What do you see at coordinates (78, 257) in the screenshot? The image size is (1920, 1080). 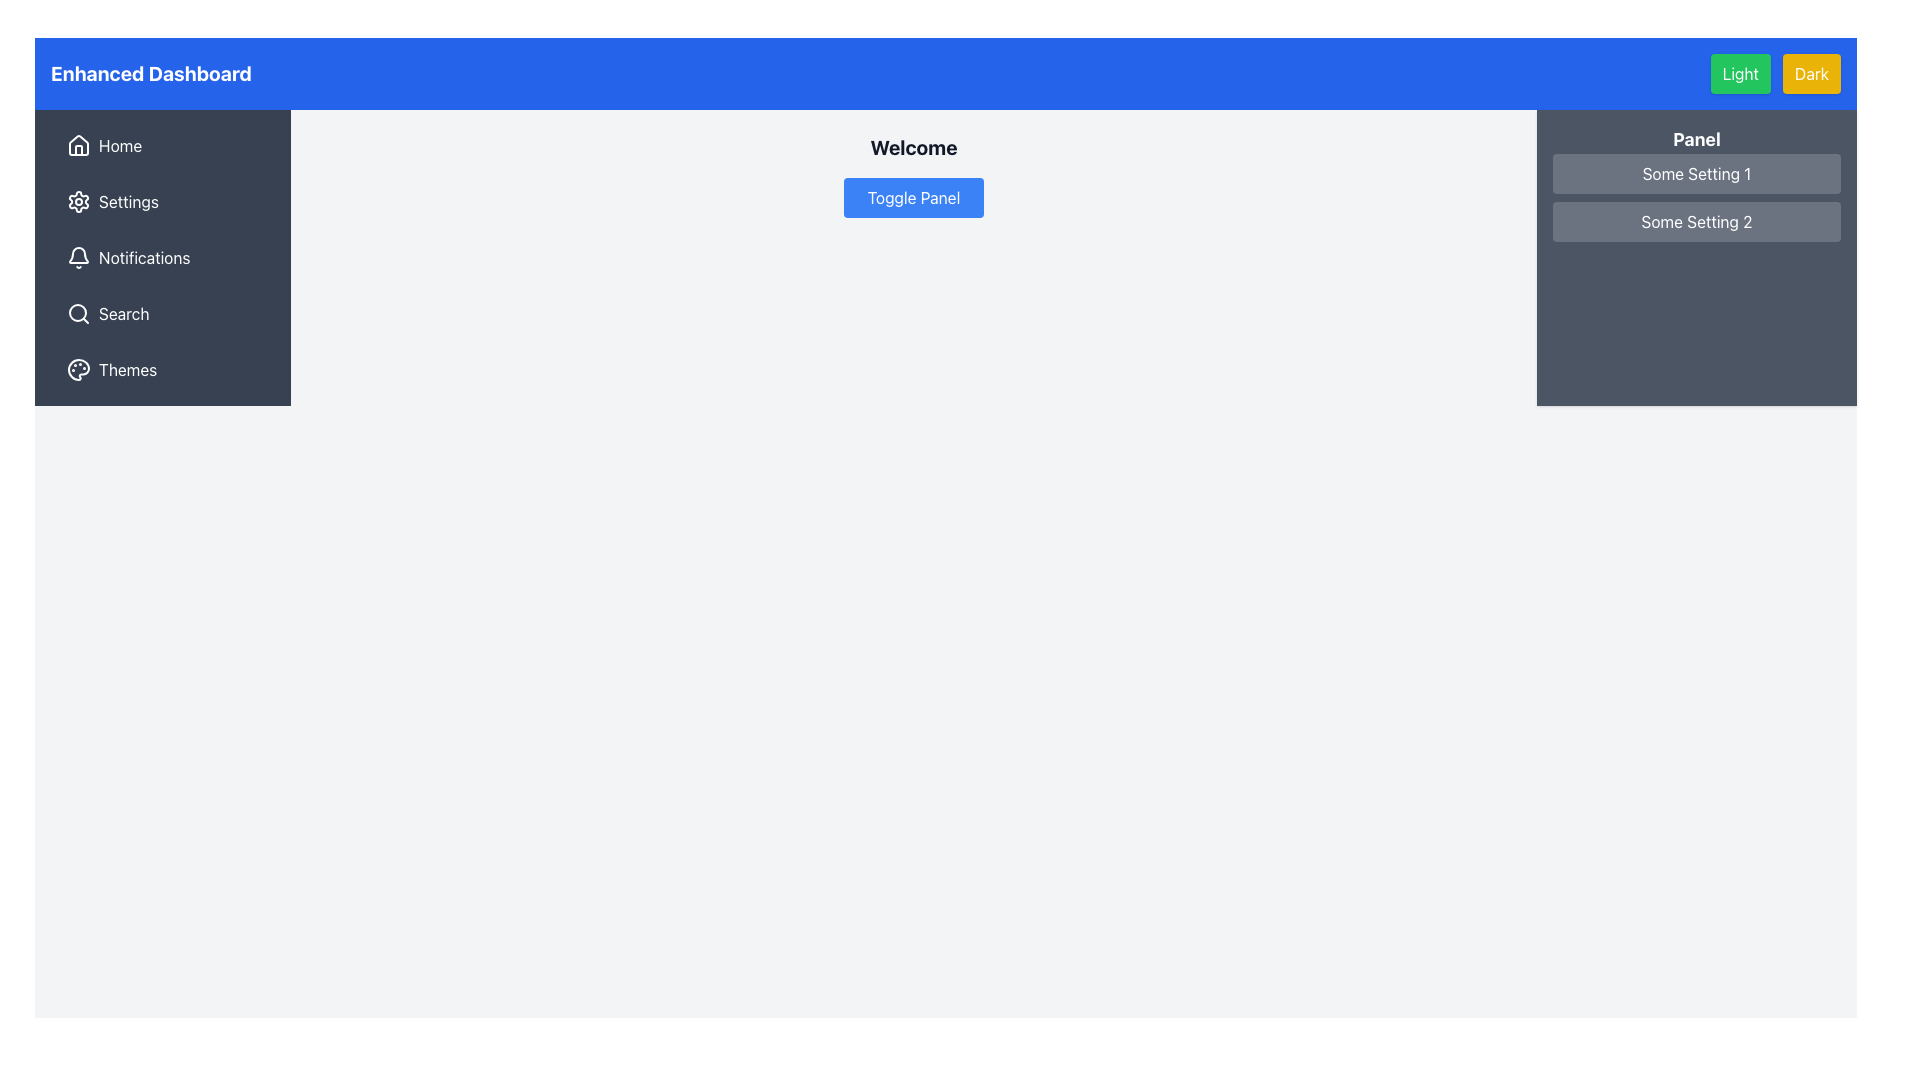 I see `the bell-shaped icon in the 'Notifications' section of the vertical navigation menu` at bounding box center [78, 257].